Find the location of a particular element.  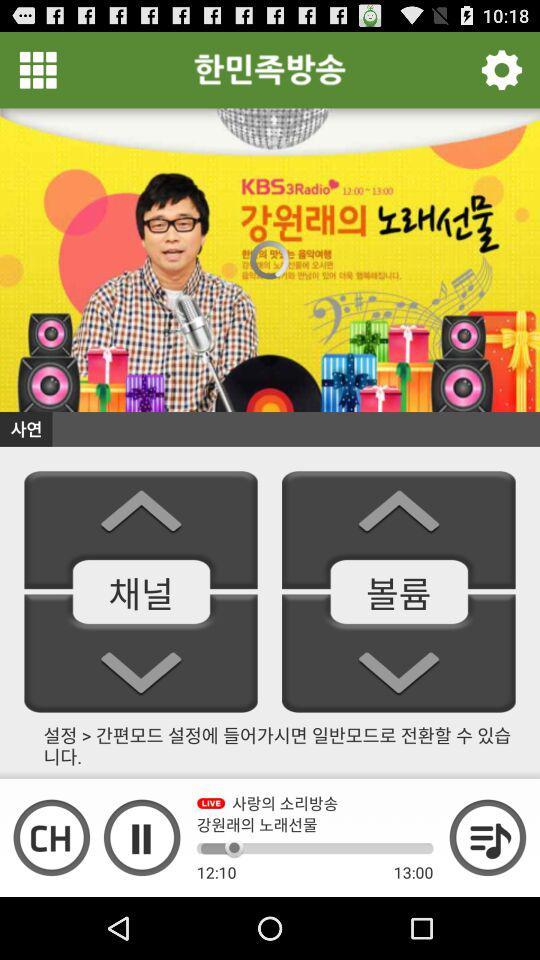

the dialpad icon is located at coordinates (38, 74).